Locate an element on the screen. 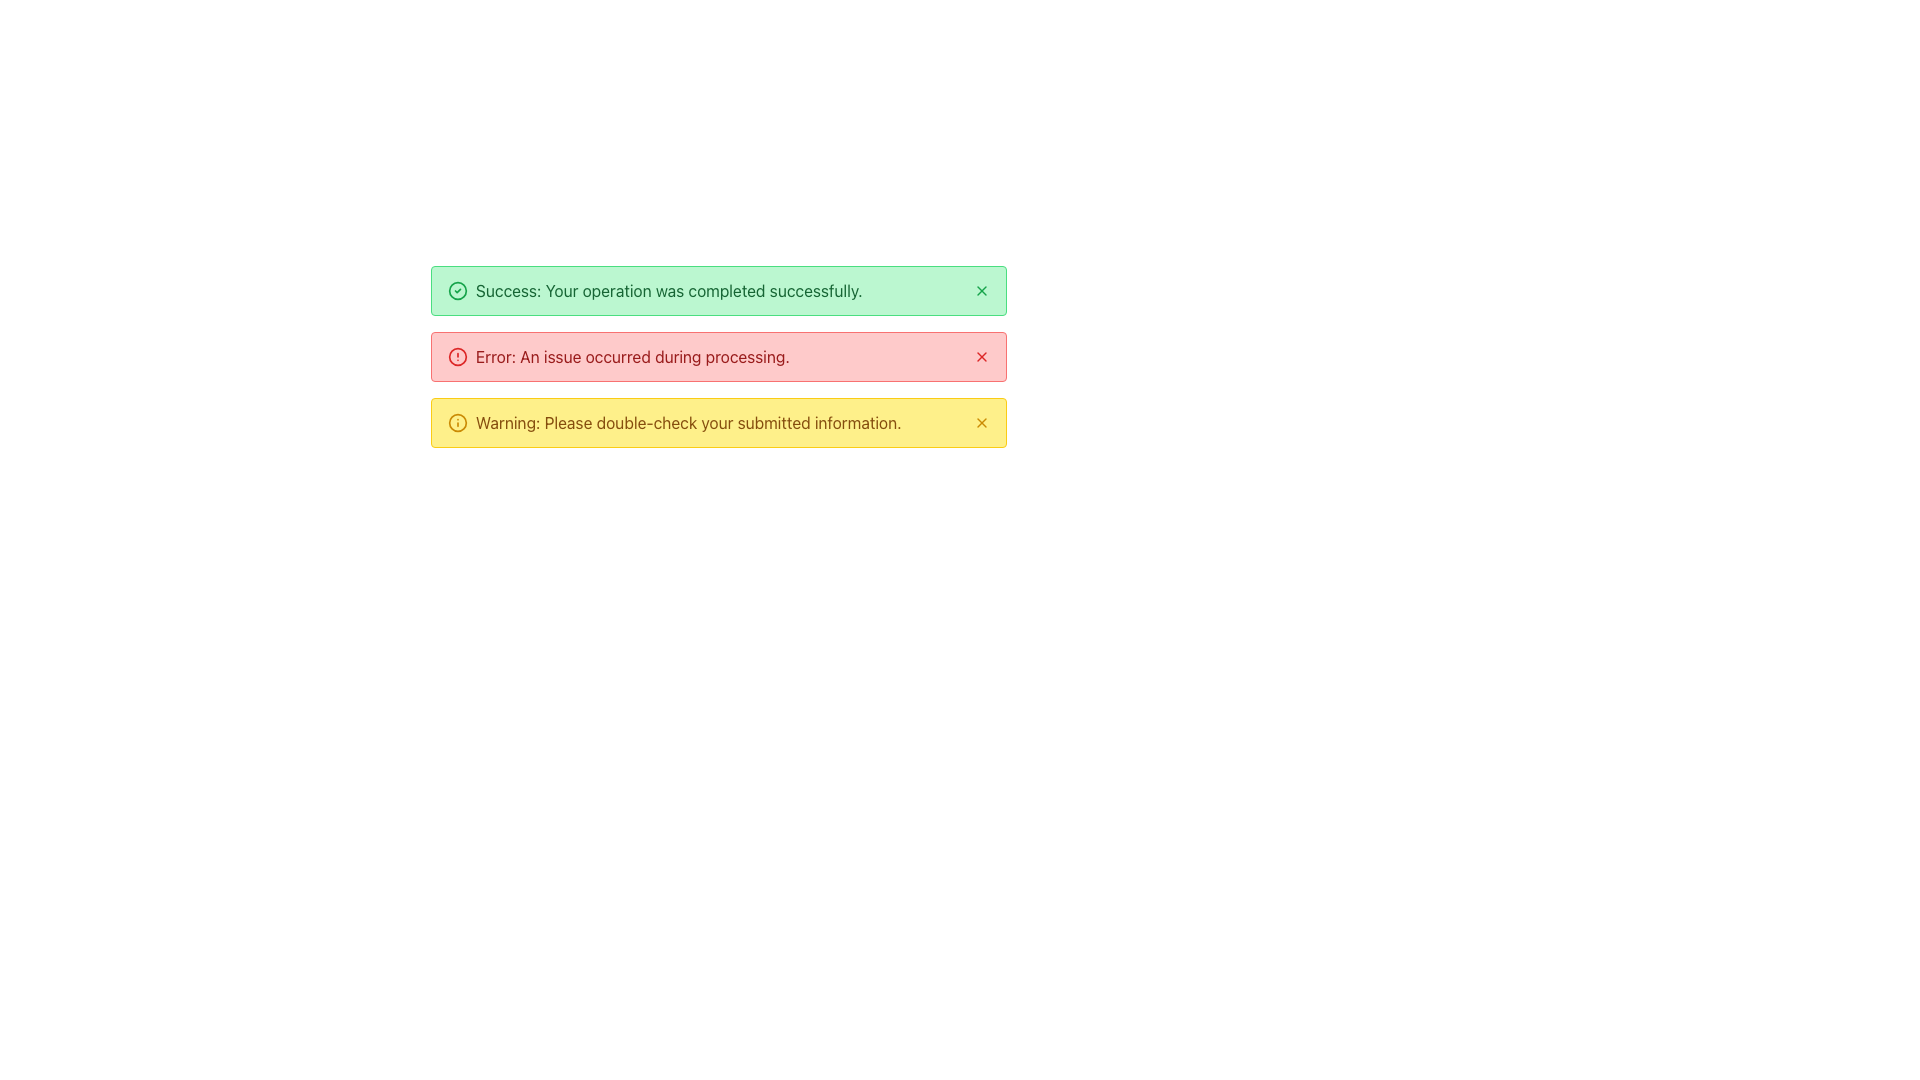  the success icon located inside the first light green notification box at the top of the view, which indicates confirmation and is positioned to the left of the accompanying text is located at coordinates (456, 290).